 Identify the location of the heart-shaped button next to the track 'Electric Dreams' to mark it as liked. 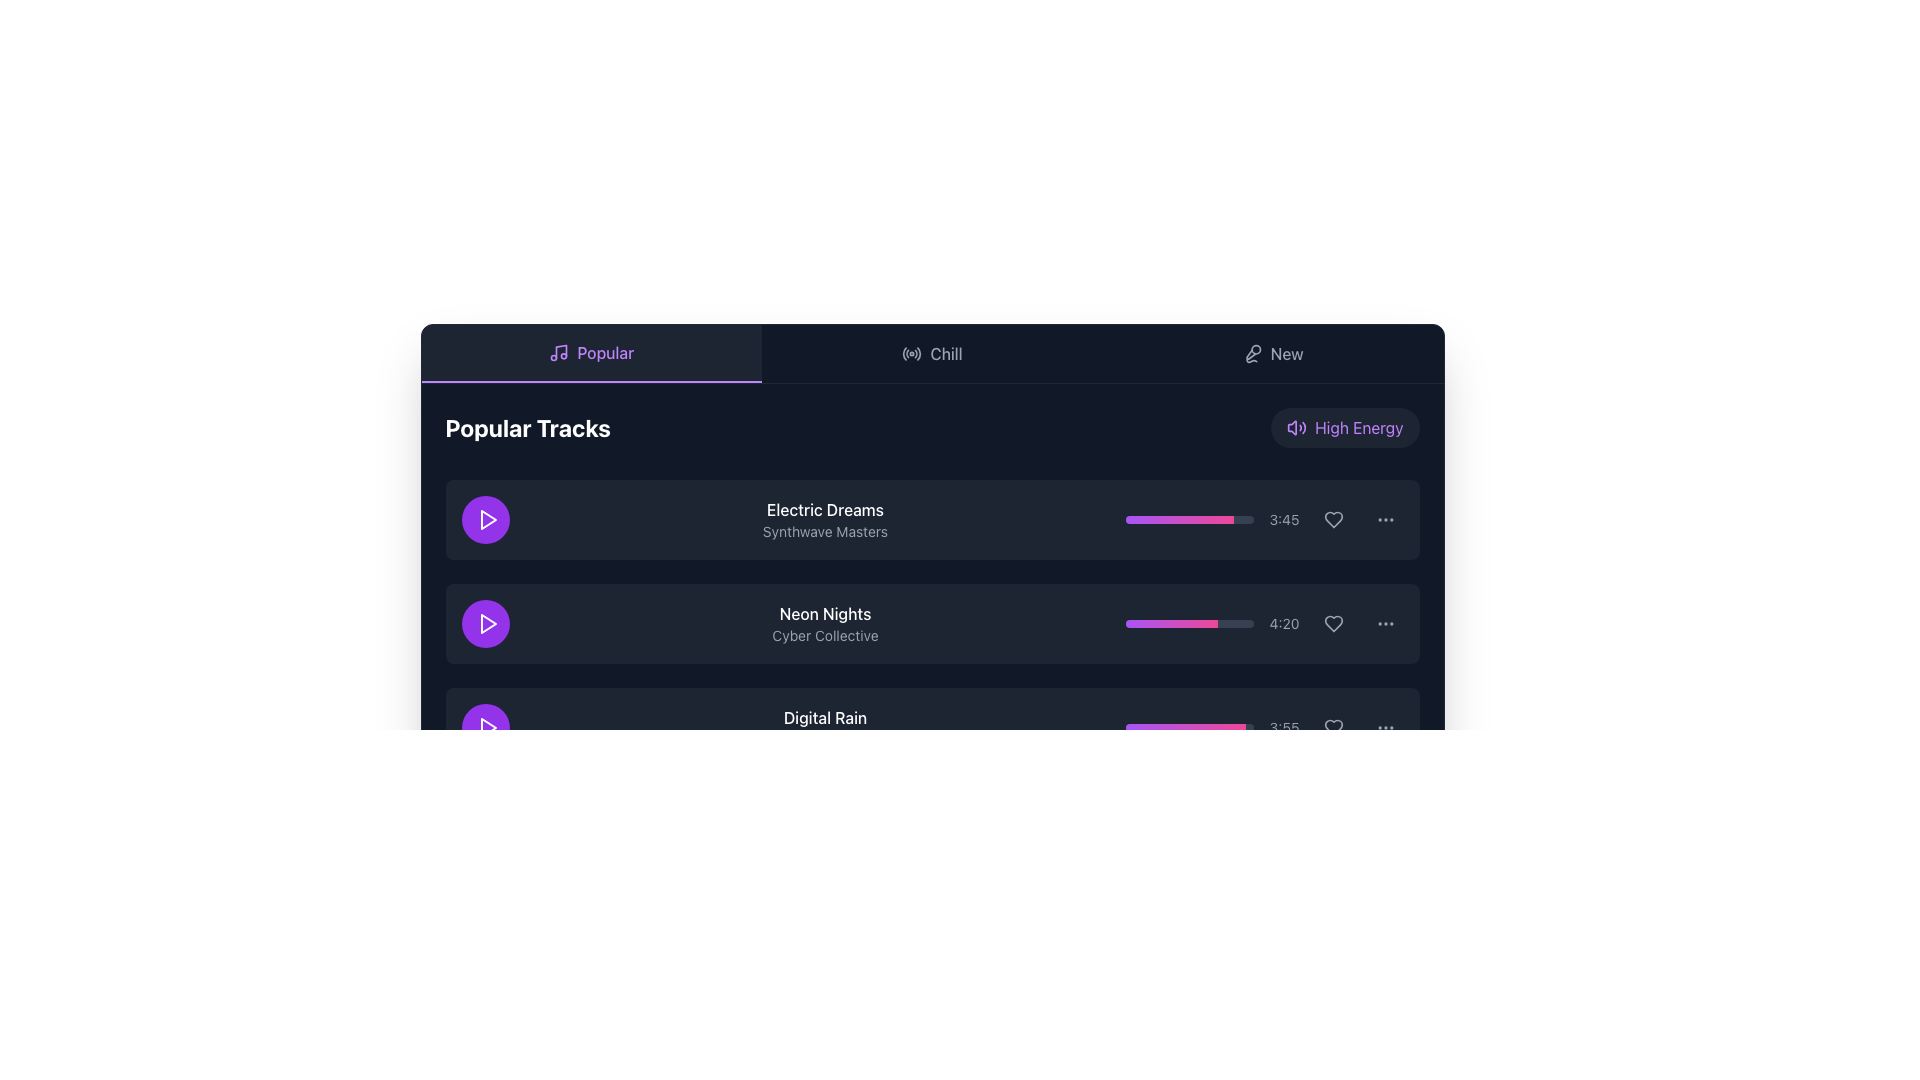
(1333, 519).